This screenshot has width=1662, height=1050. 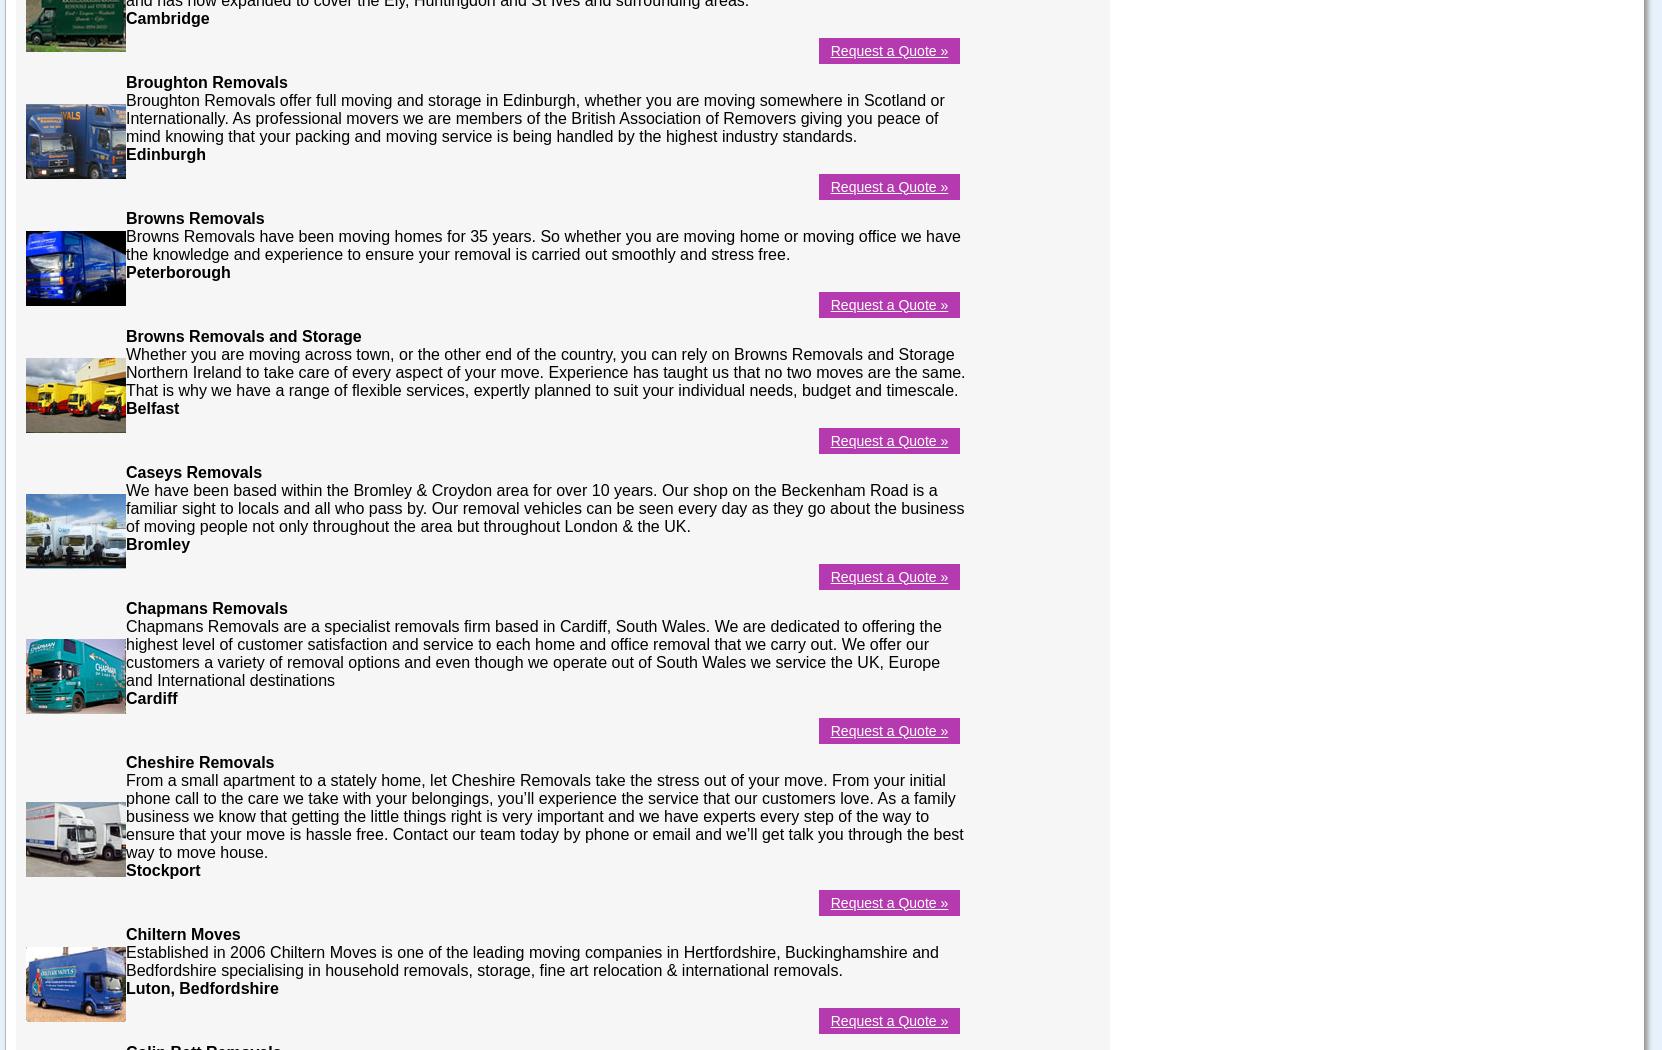 I want to click on 'Cardiff', so click(x=125, y=697).